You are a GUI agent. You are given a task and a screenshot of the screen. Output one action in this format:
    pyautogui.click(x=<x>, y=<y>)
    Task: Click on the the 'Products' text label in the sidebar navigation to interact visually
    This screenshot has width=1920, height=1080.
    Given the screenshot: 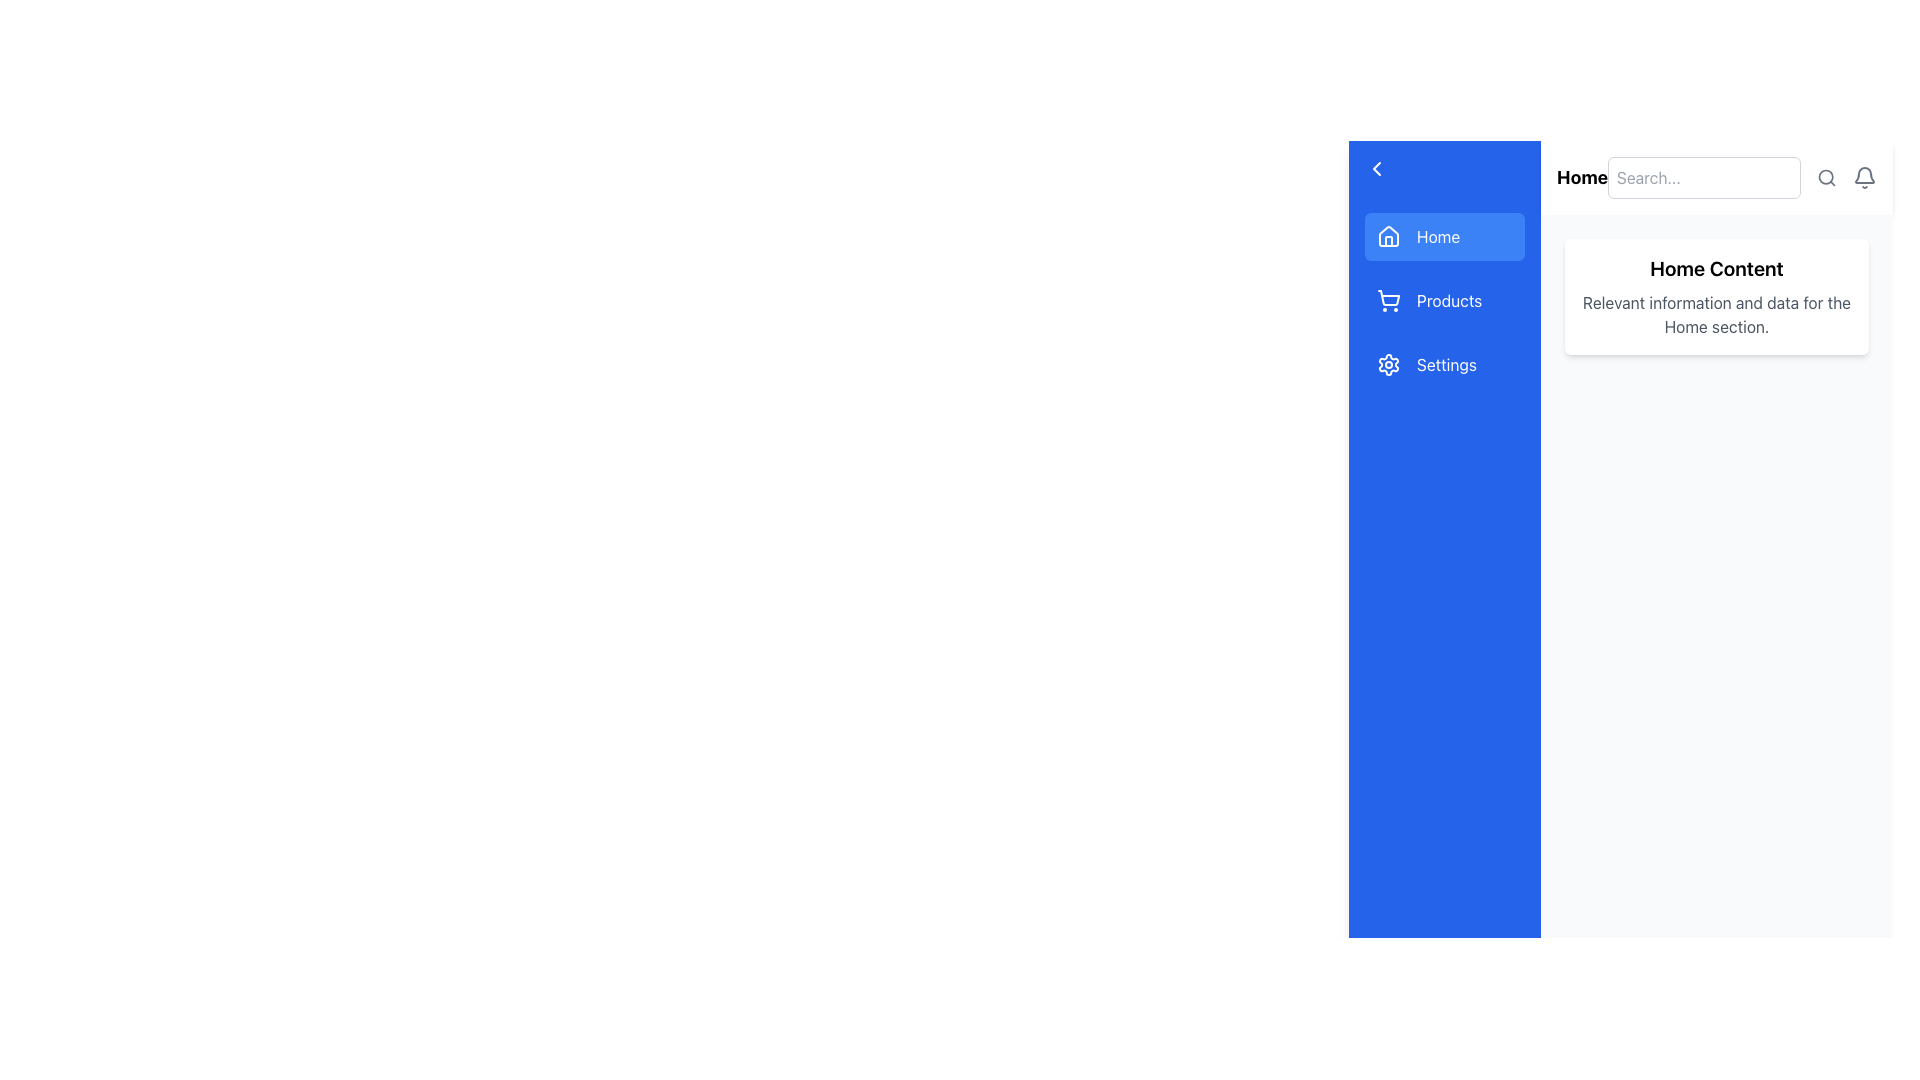 What is the action you would take?
    pyautogui.click(x=1449, y=300)
    